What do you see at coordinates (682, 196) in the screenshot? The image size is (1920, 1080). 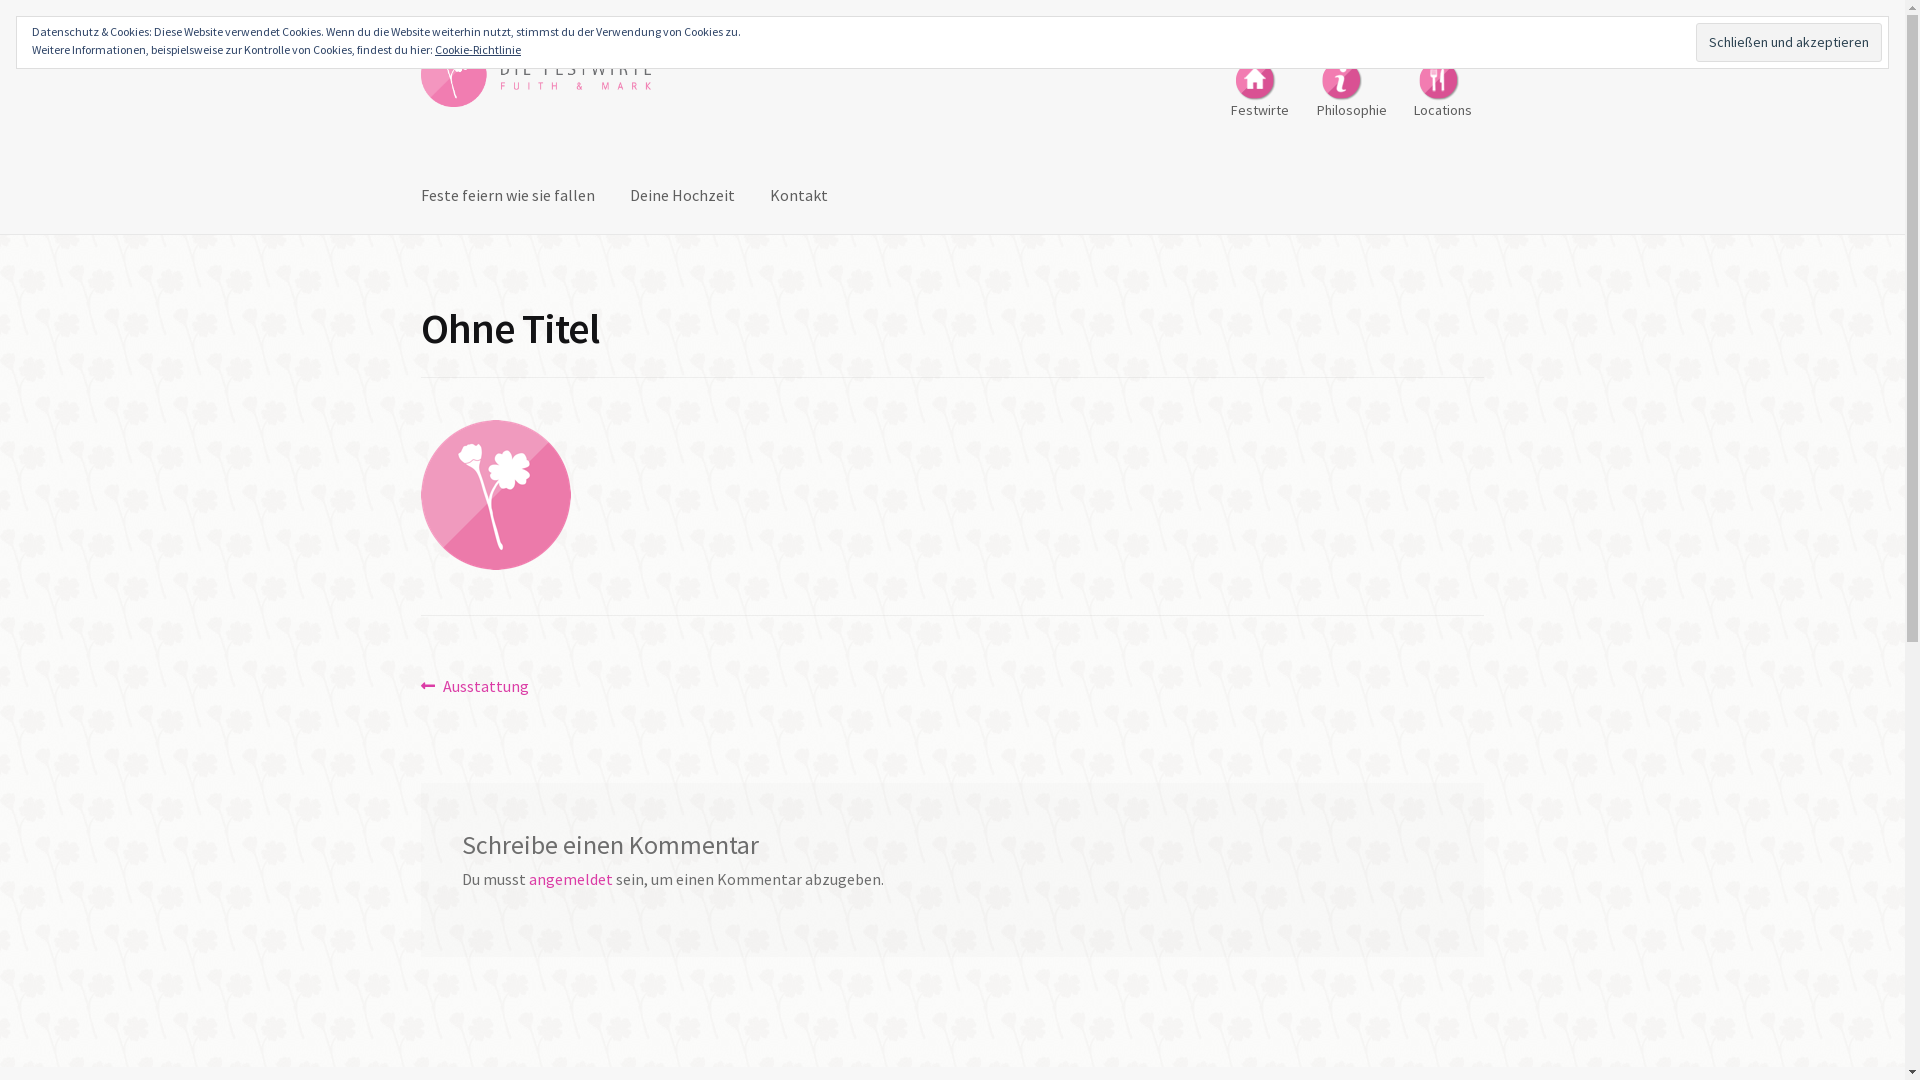 I see `'Deine Hochzeit'` at bounding box center [682, 196].